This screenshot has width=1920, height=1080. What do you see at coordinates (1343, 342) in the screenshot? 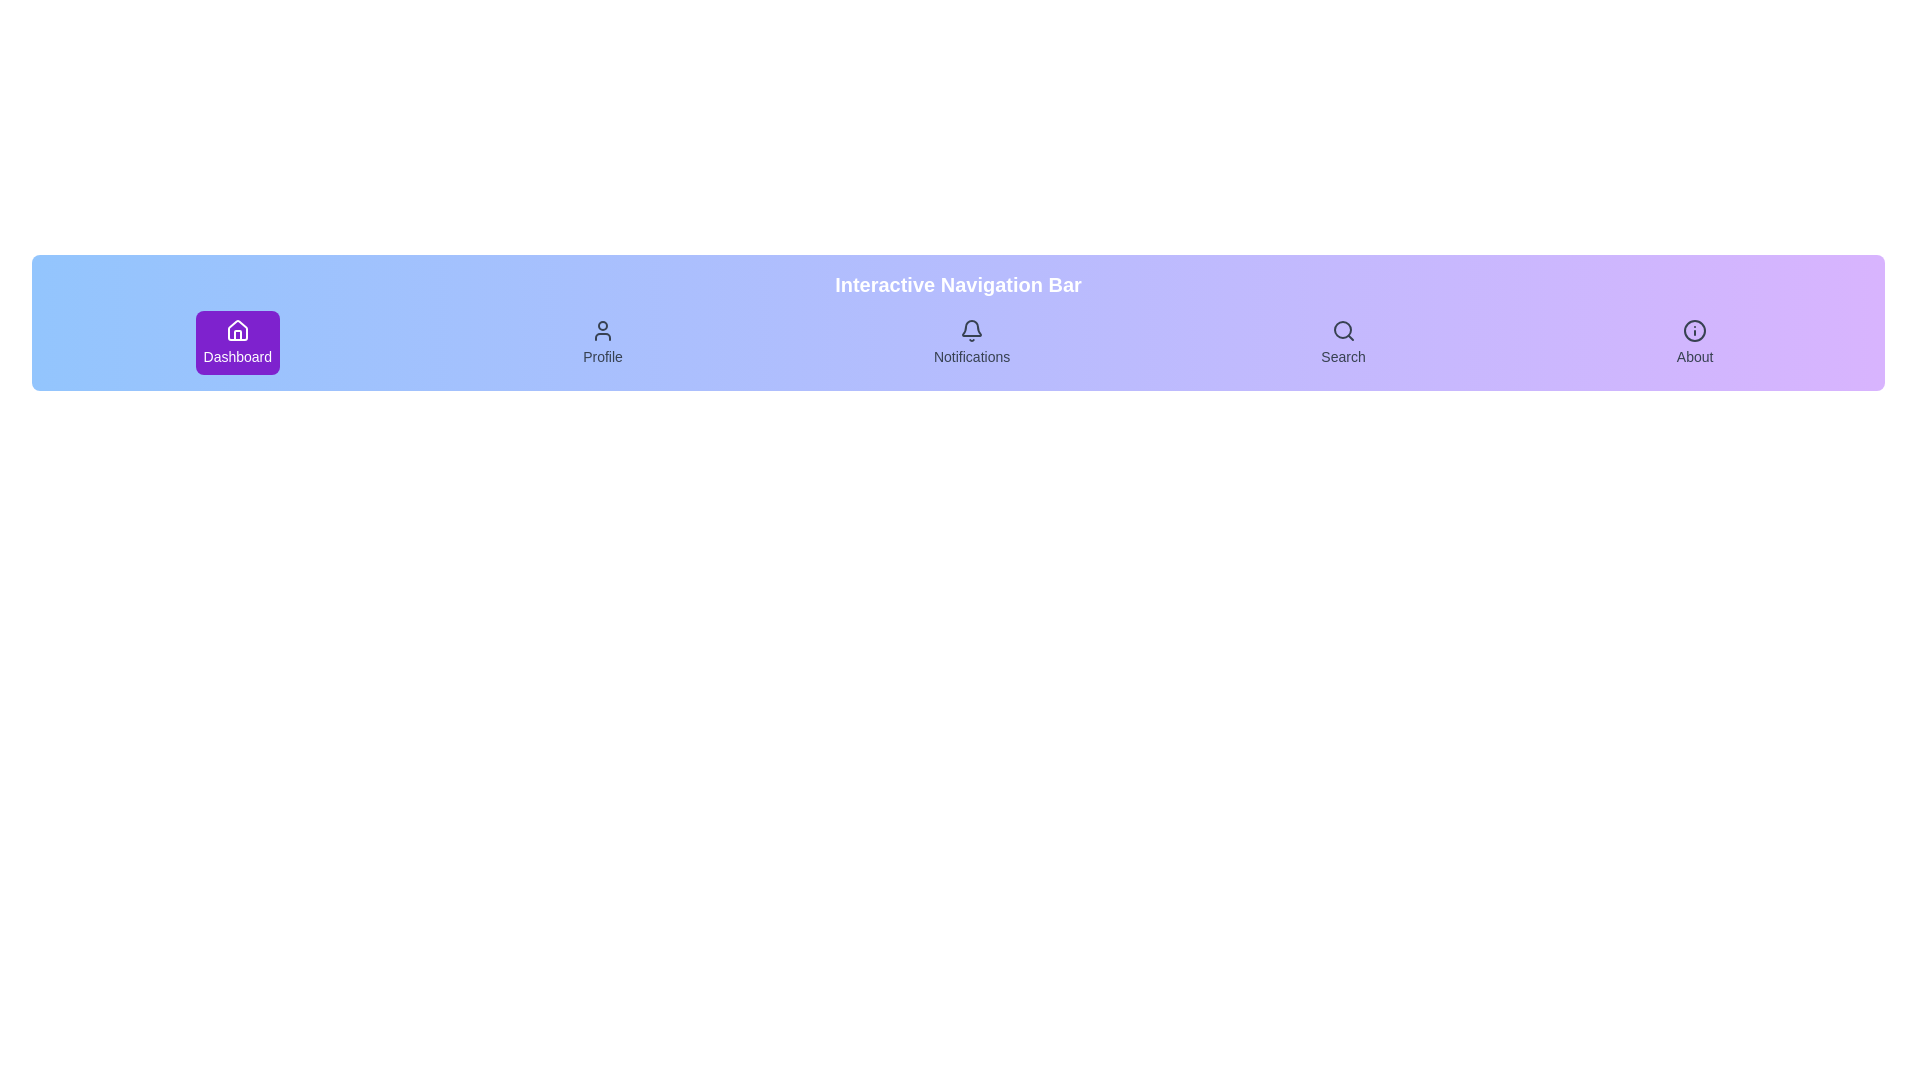
I see `the navigation item Search to highlight it` at bounding box center [1343, 342].